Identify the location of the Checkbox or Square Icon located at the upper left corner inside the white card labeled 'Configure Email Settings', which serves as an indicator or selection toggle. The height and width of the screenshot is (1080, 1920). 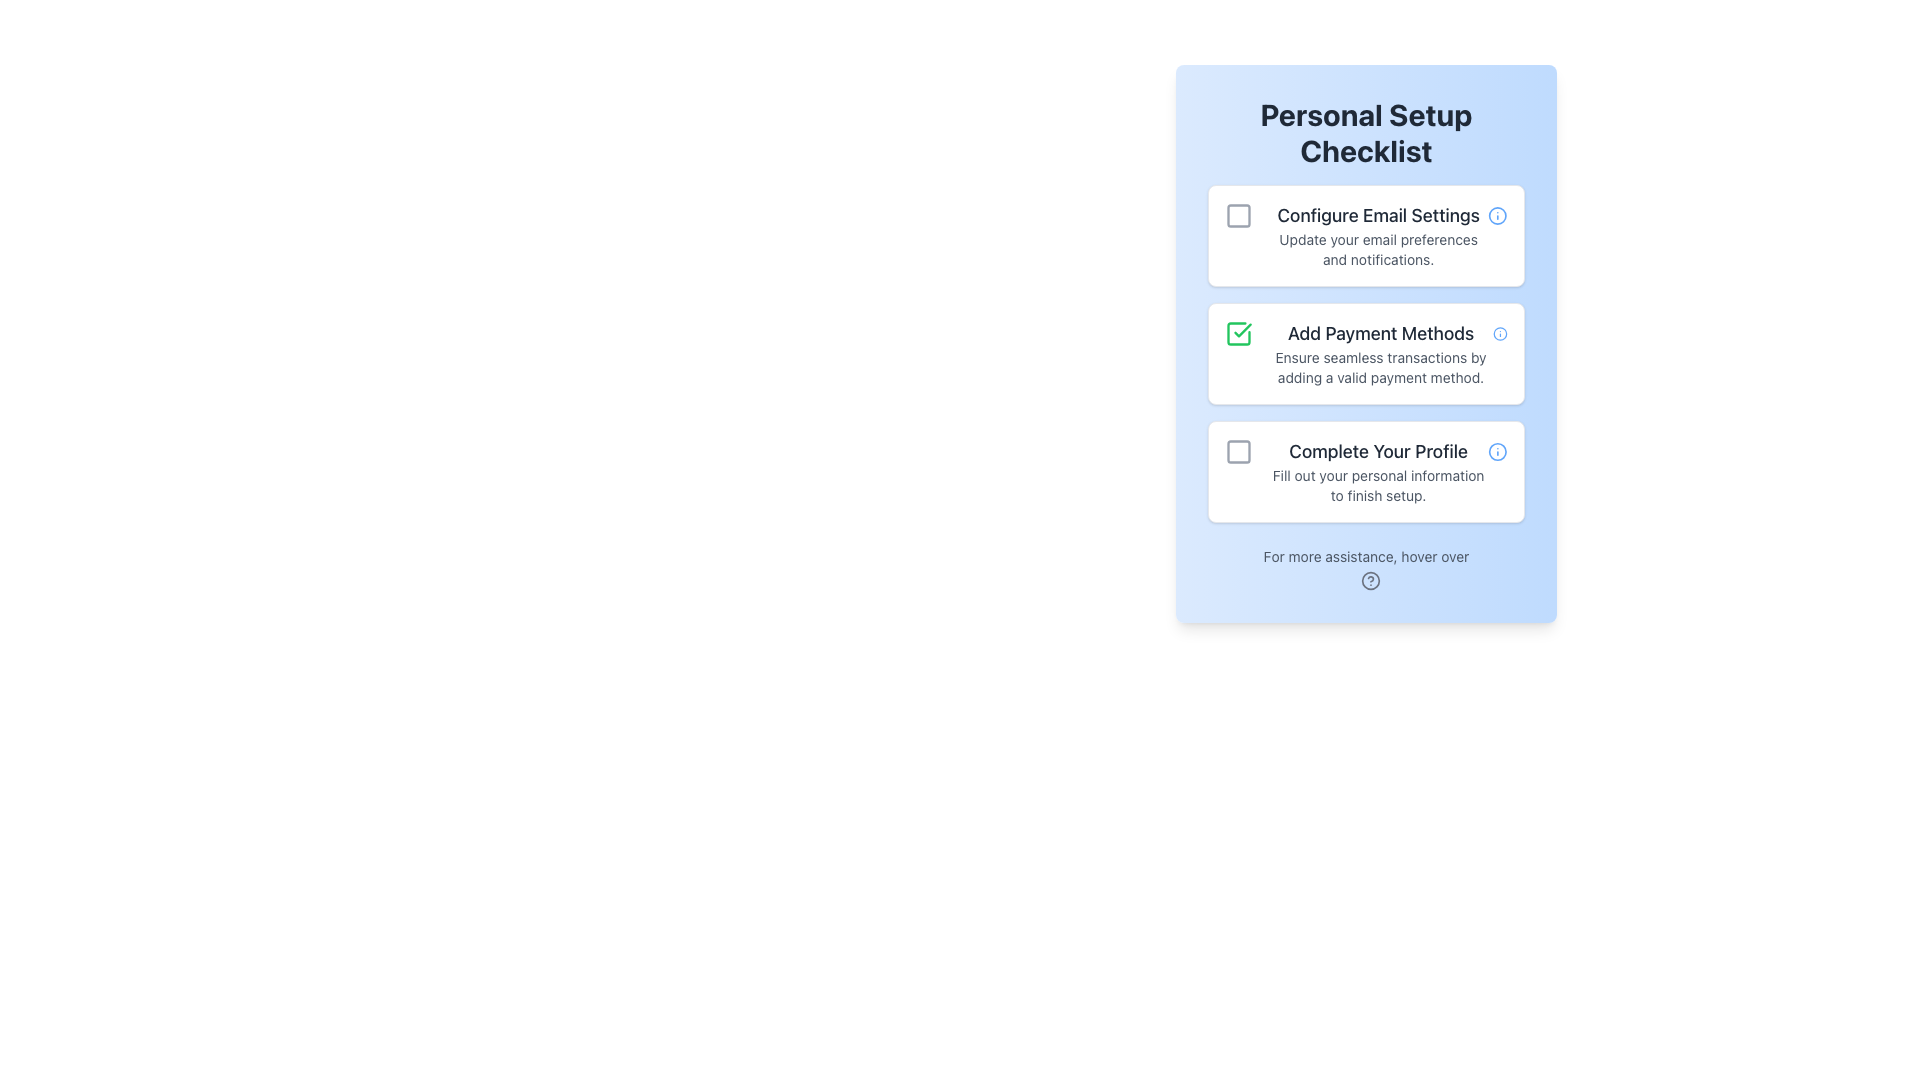
(1237, 216).